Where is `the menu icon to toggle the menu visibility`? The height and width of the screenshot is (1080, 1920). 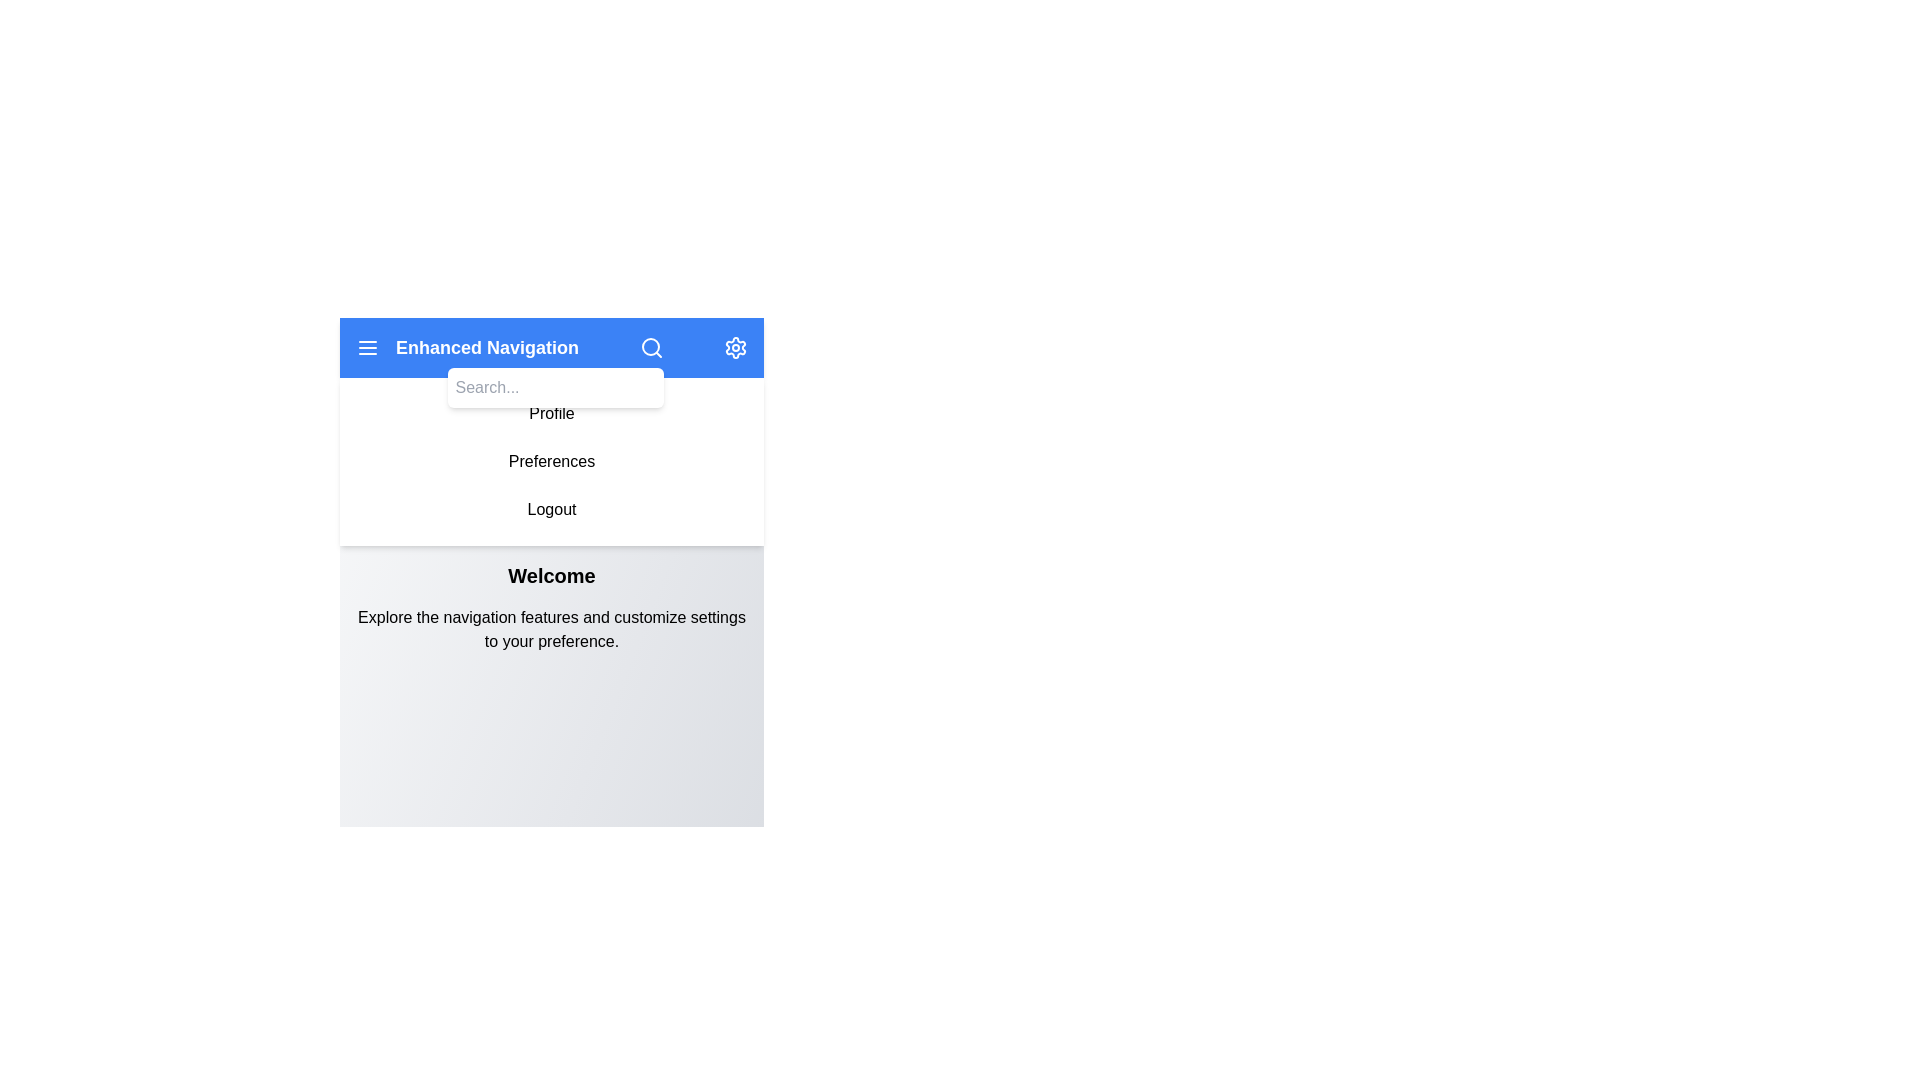
the menu icon to toggle the menu visibility is located at coordinates (368, 346).